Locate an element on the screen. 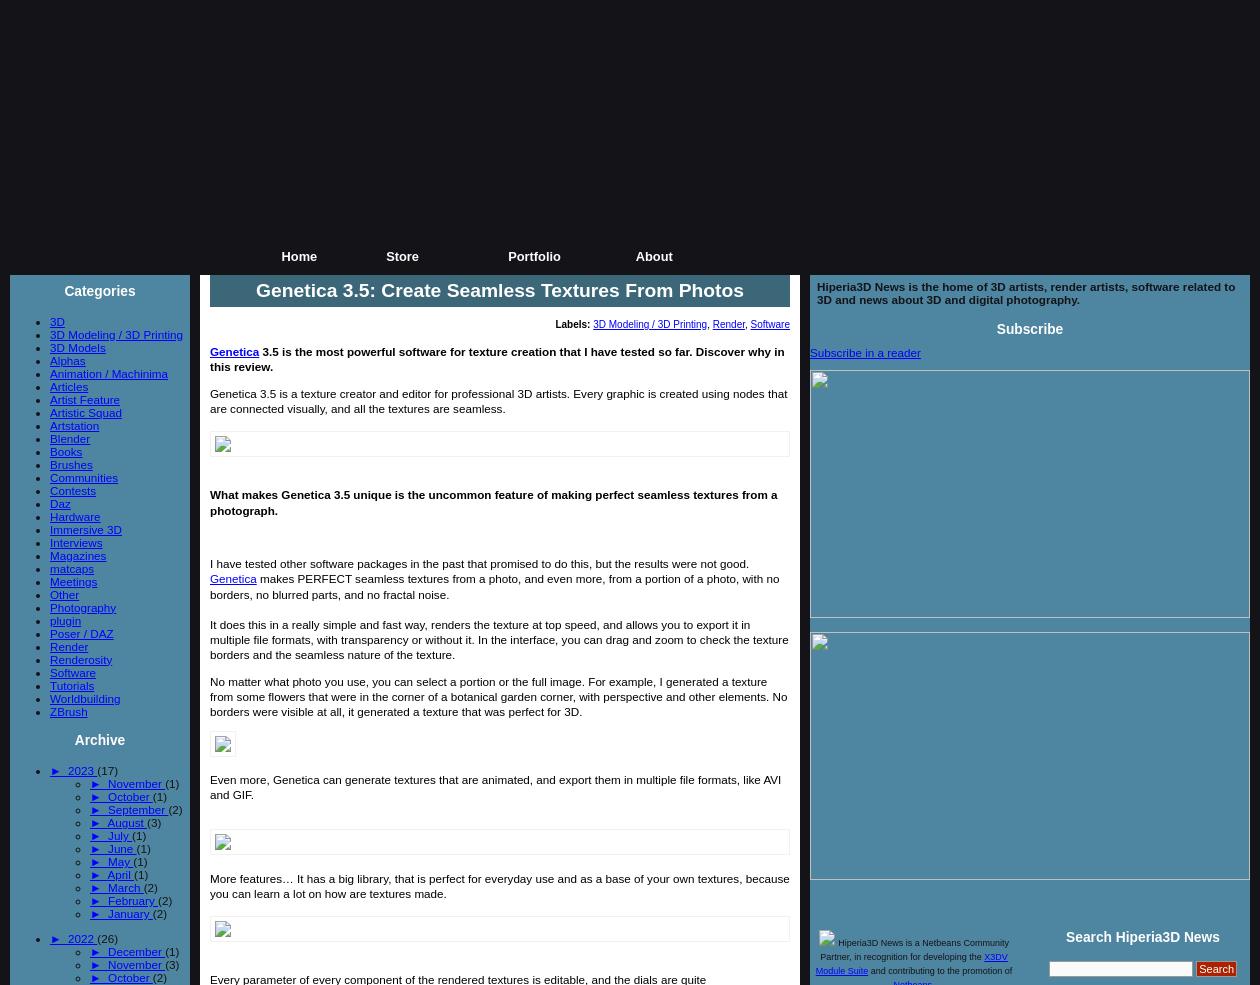 Image resolution: width=1260 pixels, height=985 pixels. 'matcaps' is located at coordinates (71, 567).